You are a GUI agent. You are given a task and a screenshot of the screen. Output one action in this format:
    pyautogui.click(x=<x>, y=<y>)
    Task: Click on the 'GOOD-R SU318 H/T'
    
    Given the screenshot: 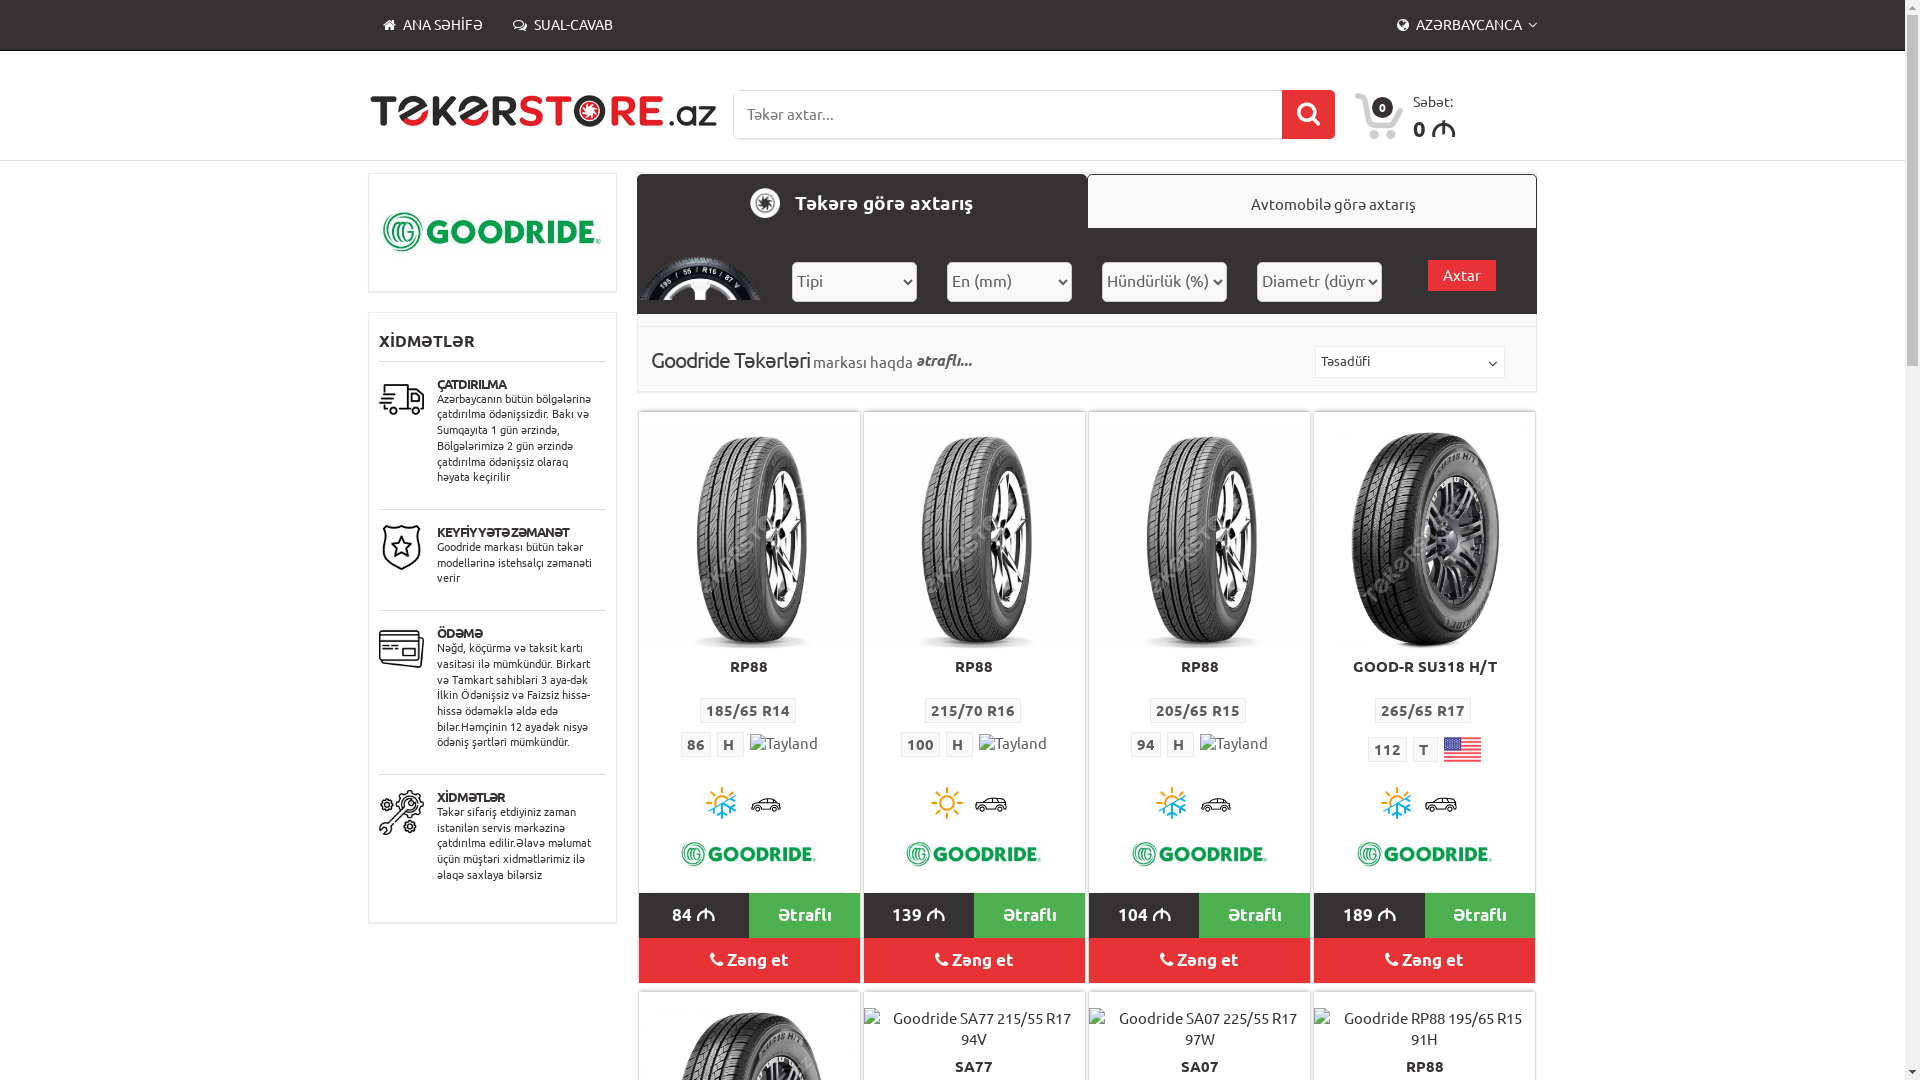 What is the action you would take?
    pyautogui.click(x=1424, y=666)
    